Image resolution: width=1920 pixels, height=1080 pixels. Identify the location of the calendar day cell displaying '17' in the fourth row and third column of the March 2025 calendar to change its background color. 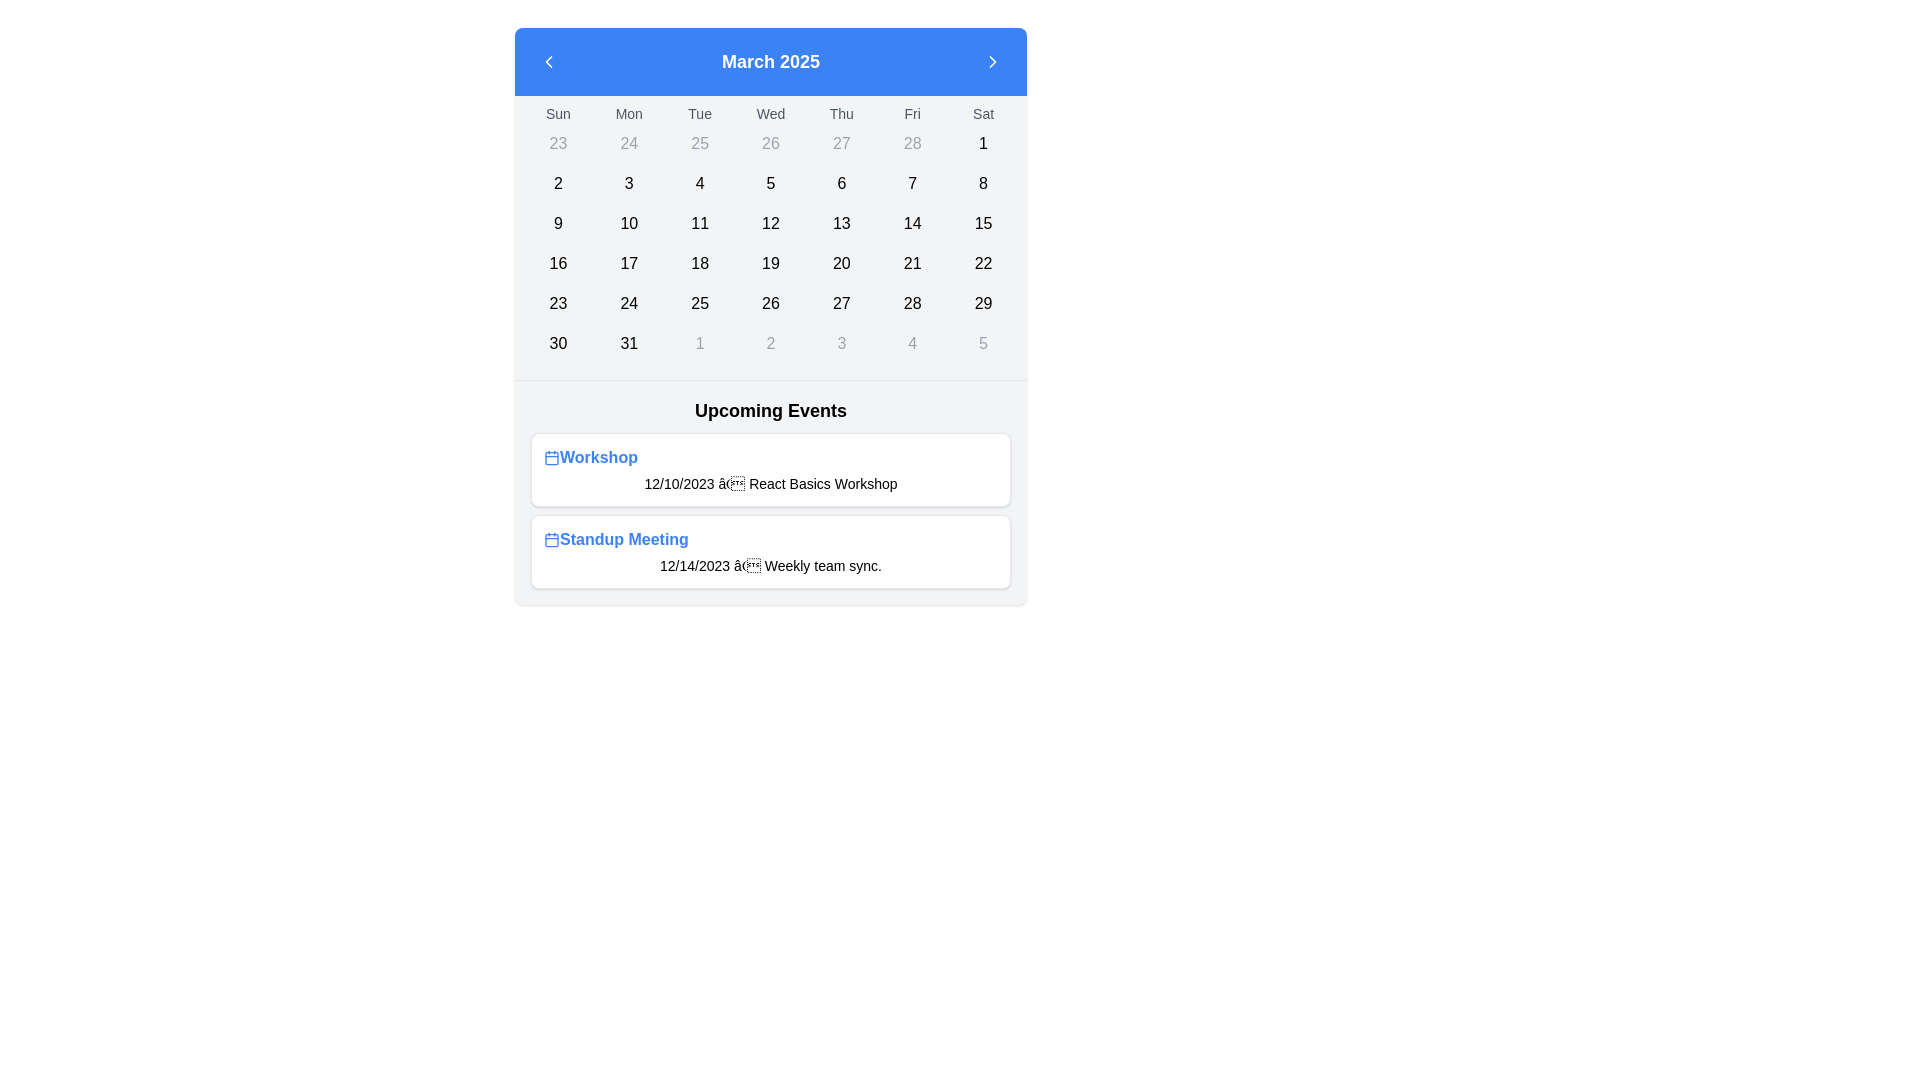
(628, 262).